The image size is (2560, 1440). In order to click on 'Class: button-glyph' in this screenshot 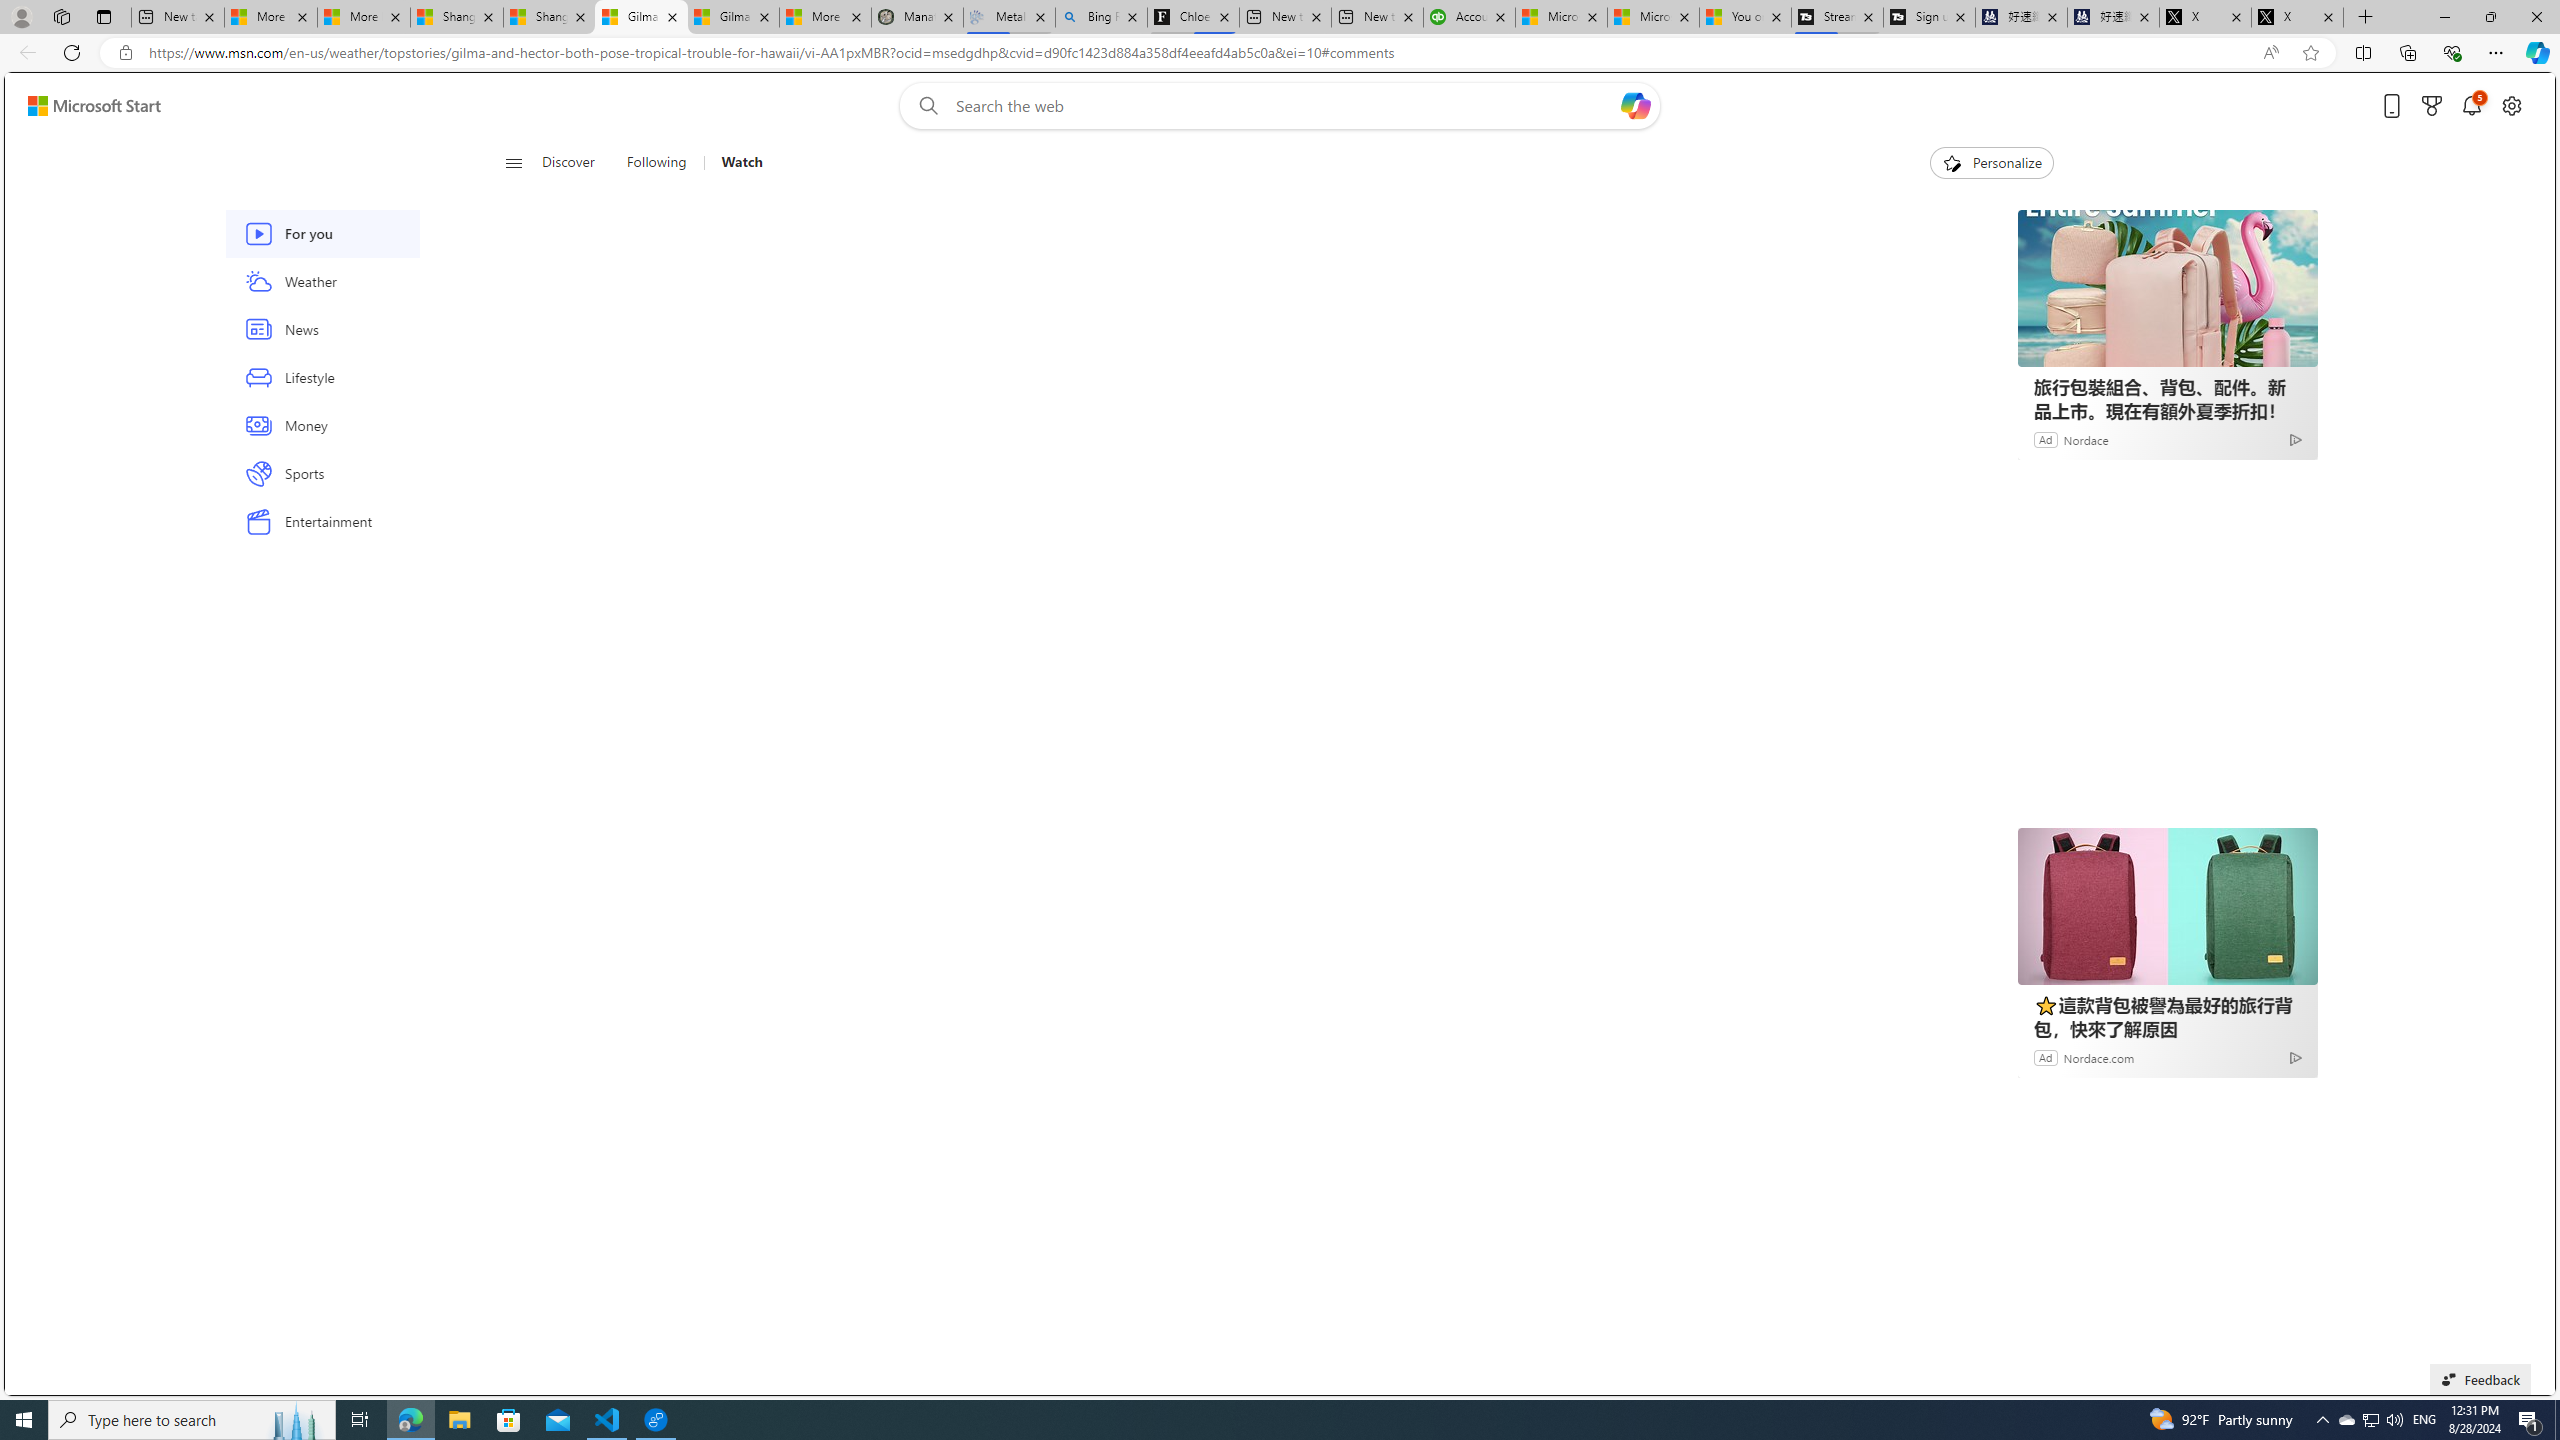, I will do `click(513, 162)`.